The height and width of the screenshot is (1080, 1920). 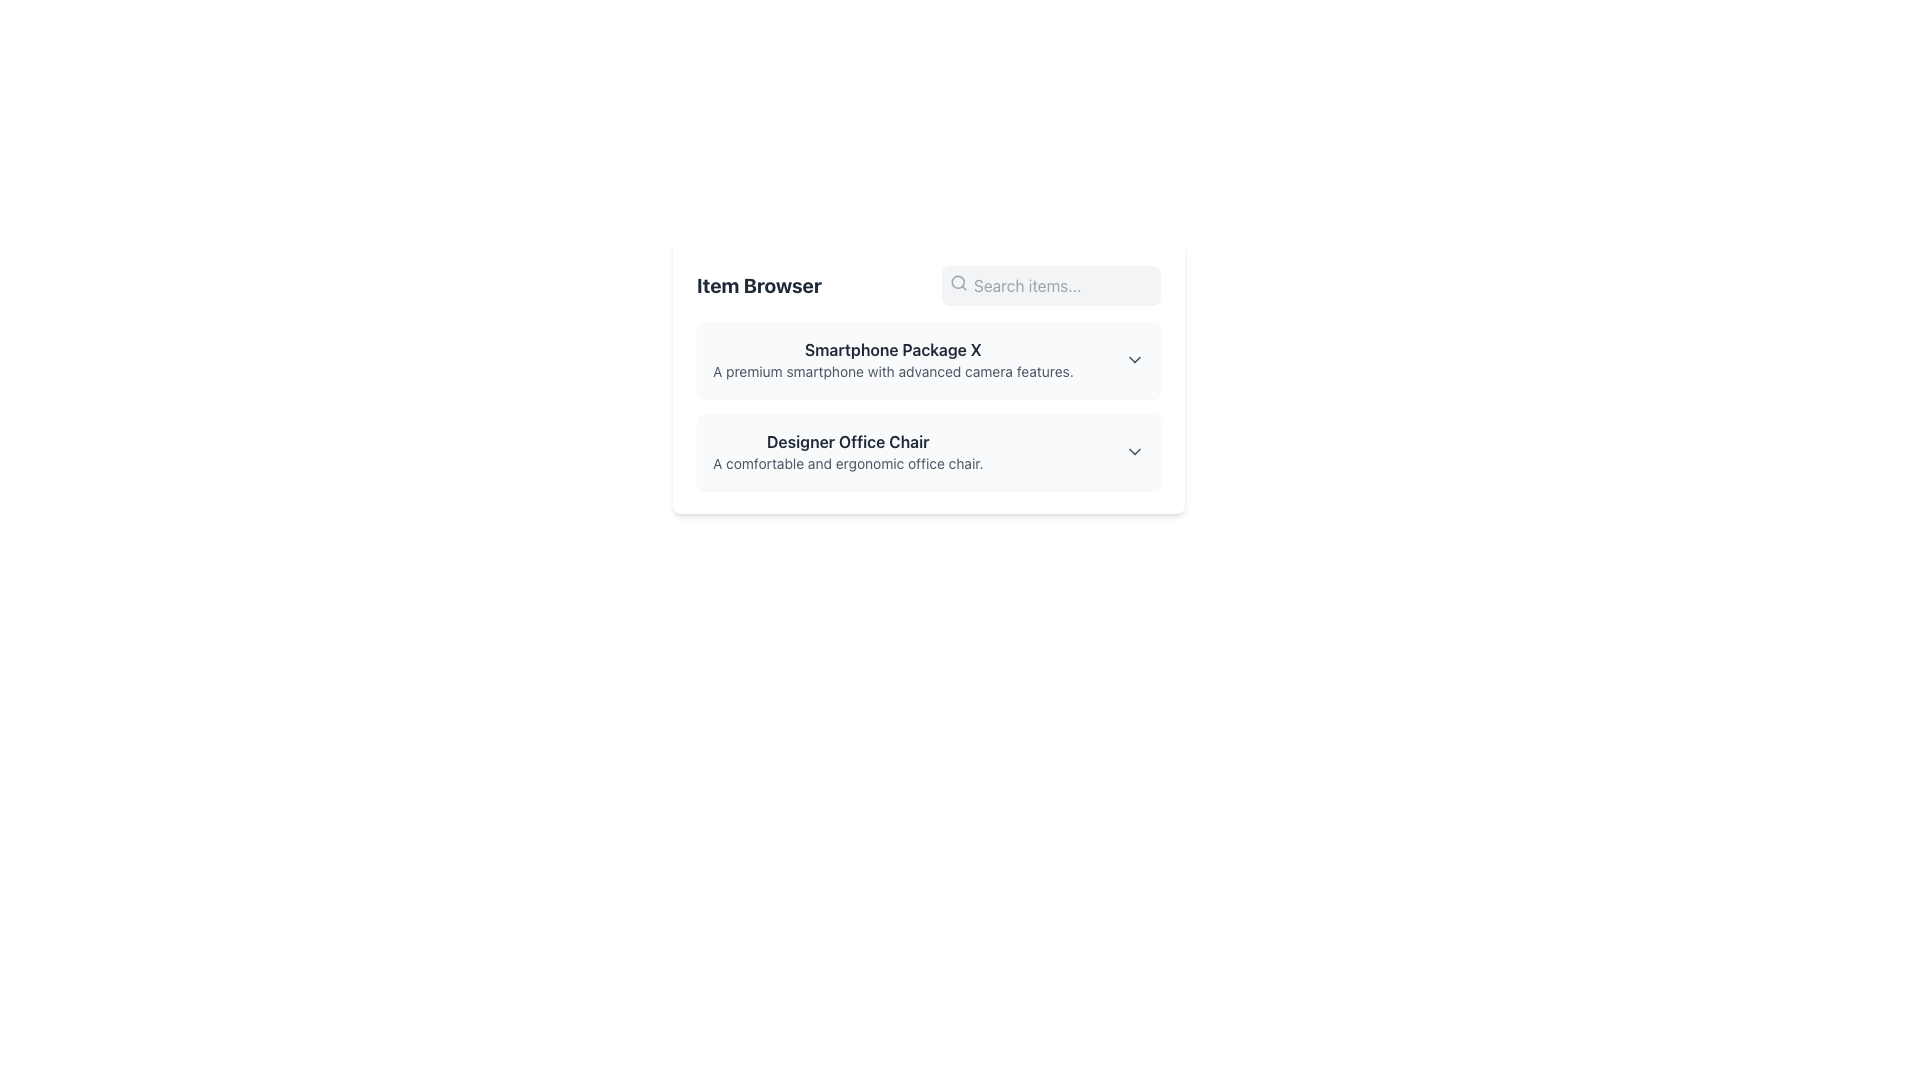 I want to click on the search icon resembling a magnifying glass, which is positioned on the left side of the search input field, so click(x=958, y=282).